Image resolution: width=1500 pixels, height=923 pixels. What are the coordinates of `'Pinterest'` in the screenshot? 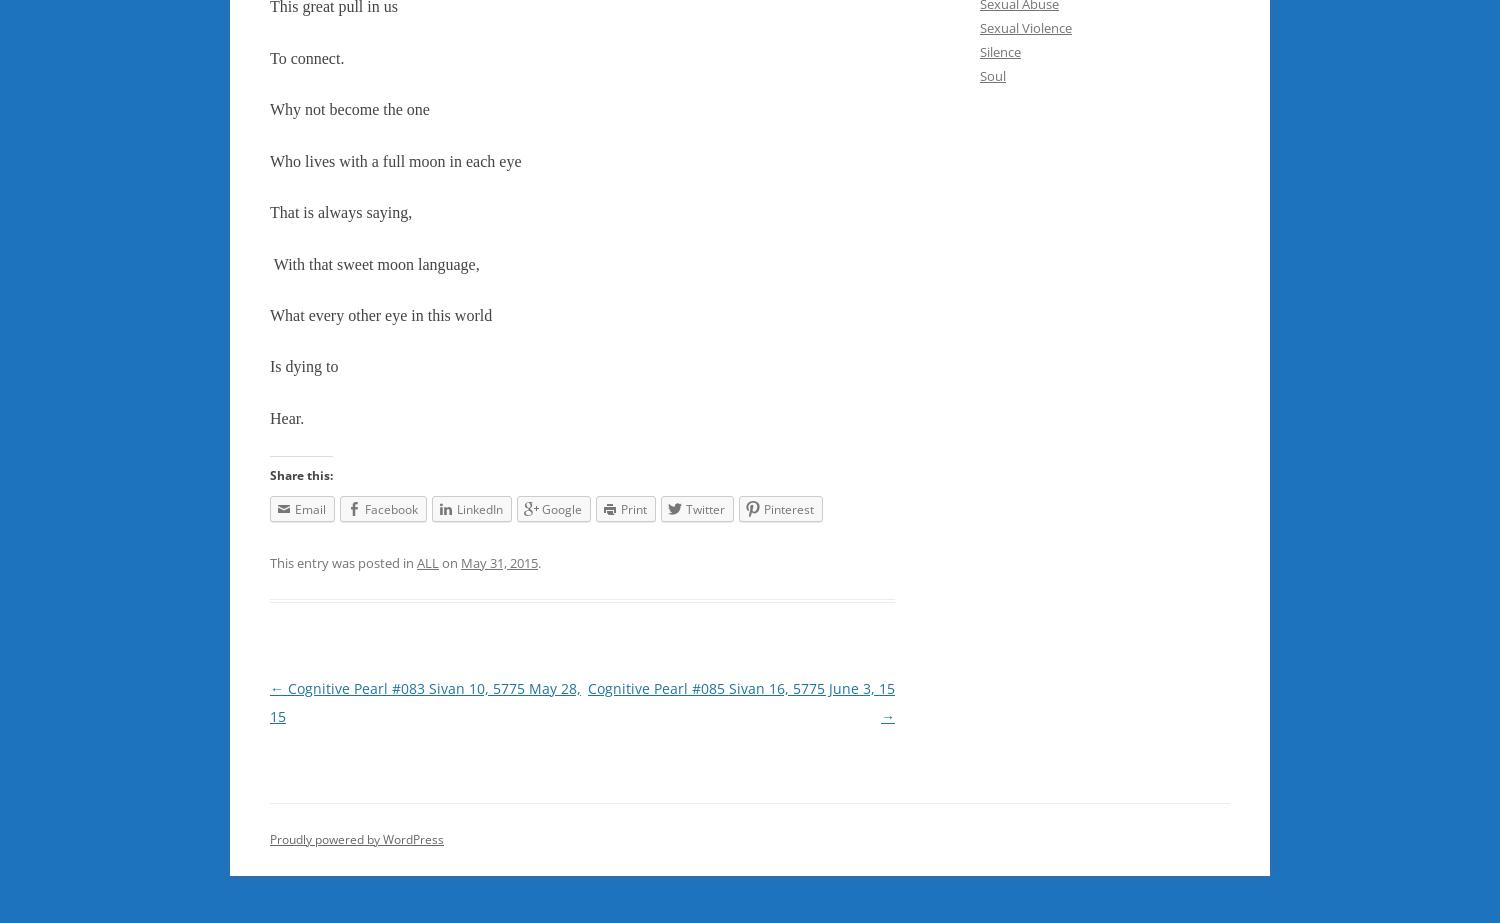 It's located at (789, 507).